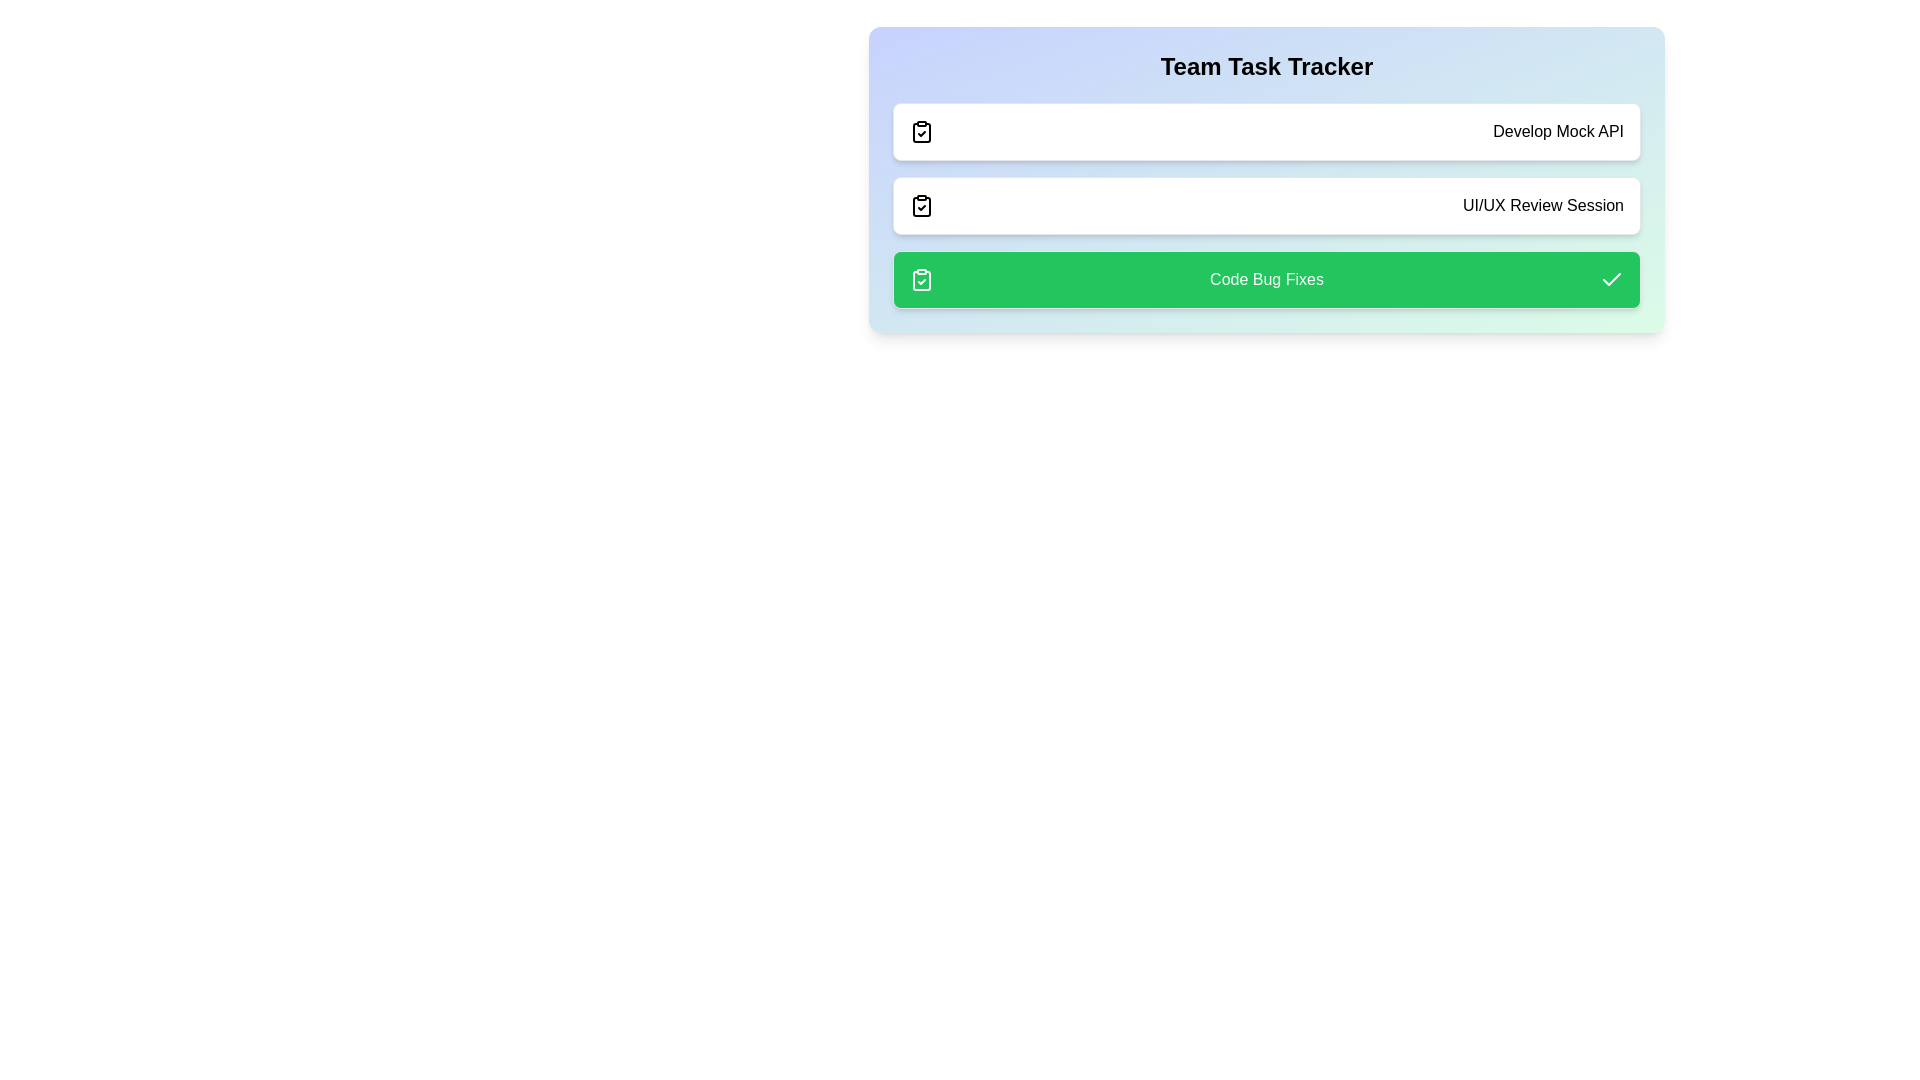 This screenshot has height=1080, width=1920. Describe the element at coordinates (920, 280) in the screenshot. I see `the icon corresponding to Code Bug Fixes to toggle its status` at that location.